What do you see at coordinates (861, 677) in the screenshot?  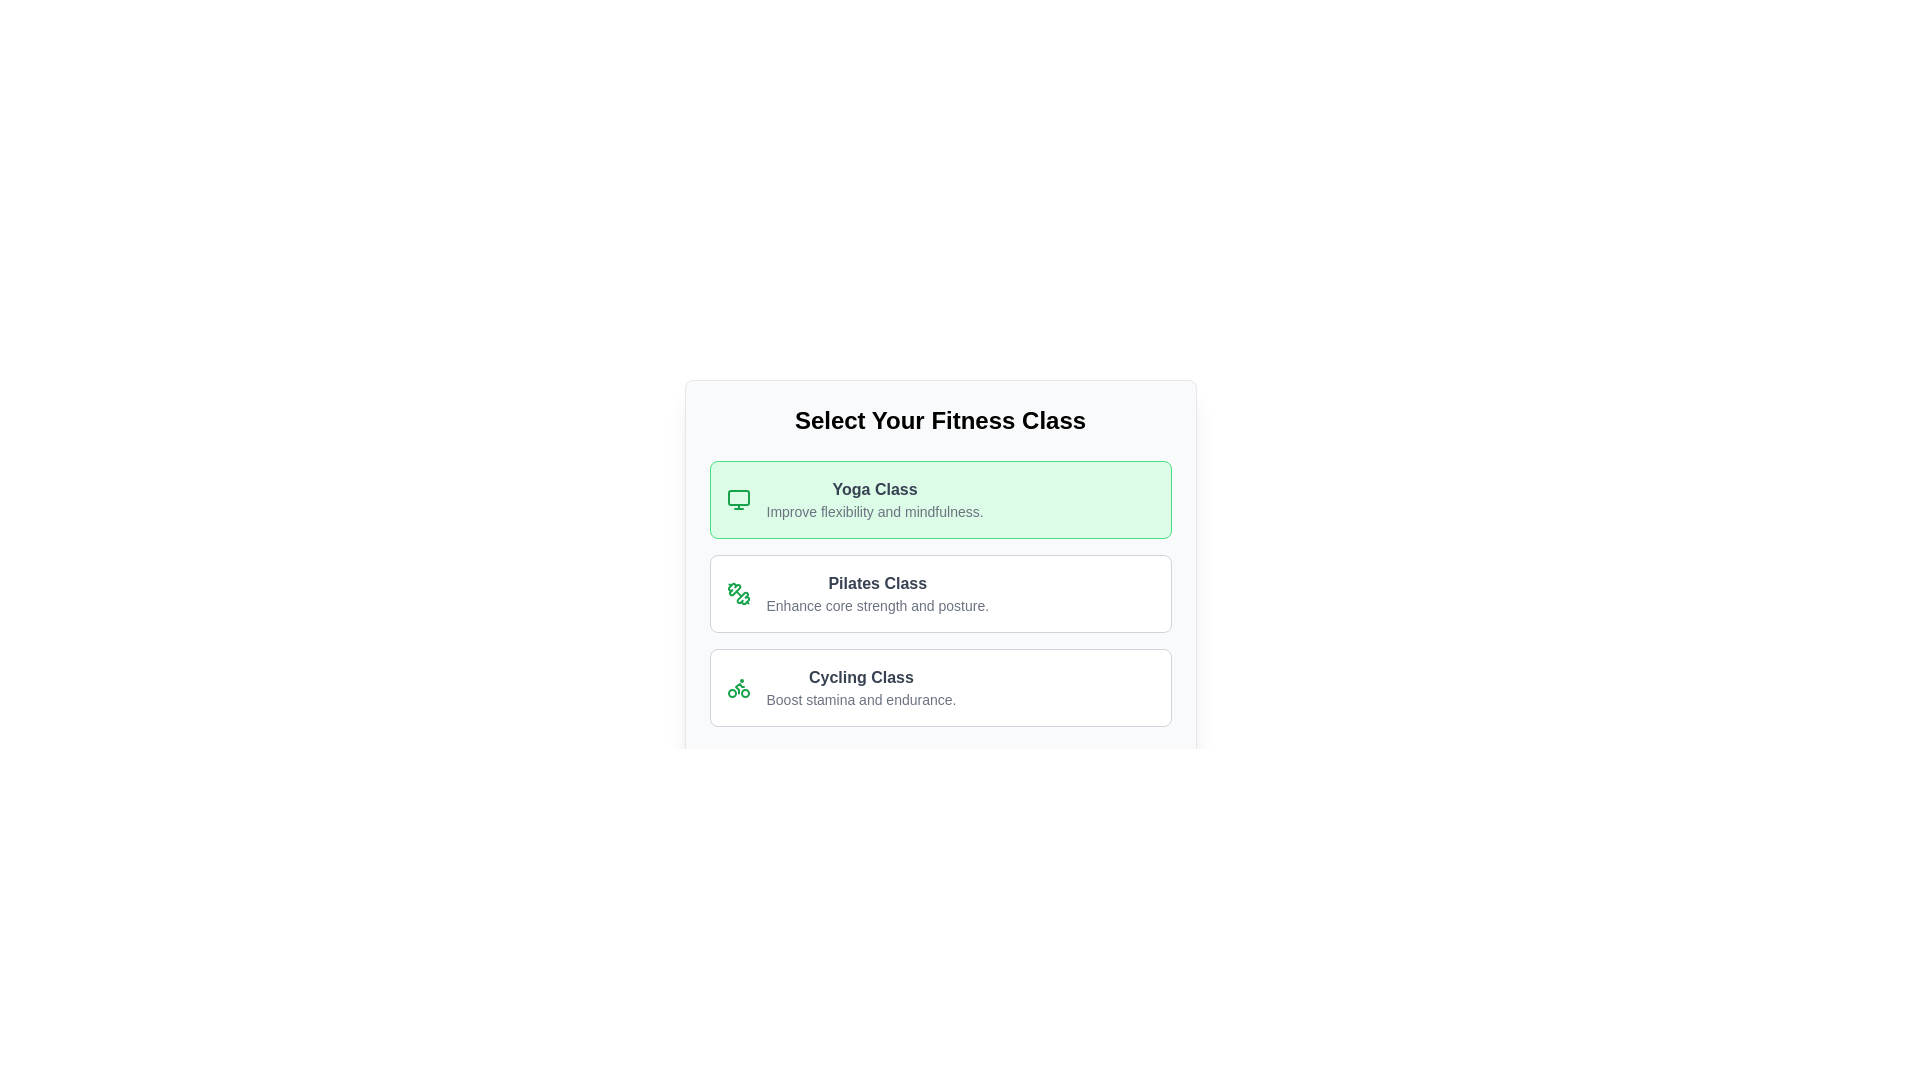 I see `text label for the cycling class option, which is positioned at the top of the third section of fitness class options` at bounding box center [861, 677].